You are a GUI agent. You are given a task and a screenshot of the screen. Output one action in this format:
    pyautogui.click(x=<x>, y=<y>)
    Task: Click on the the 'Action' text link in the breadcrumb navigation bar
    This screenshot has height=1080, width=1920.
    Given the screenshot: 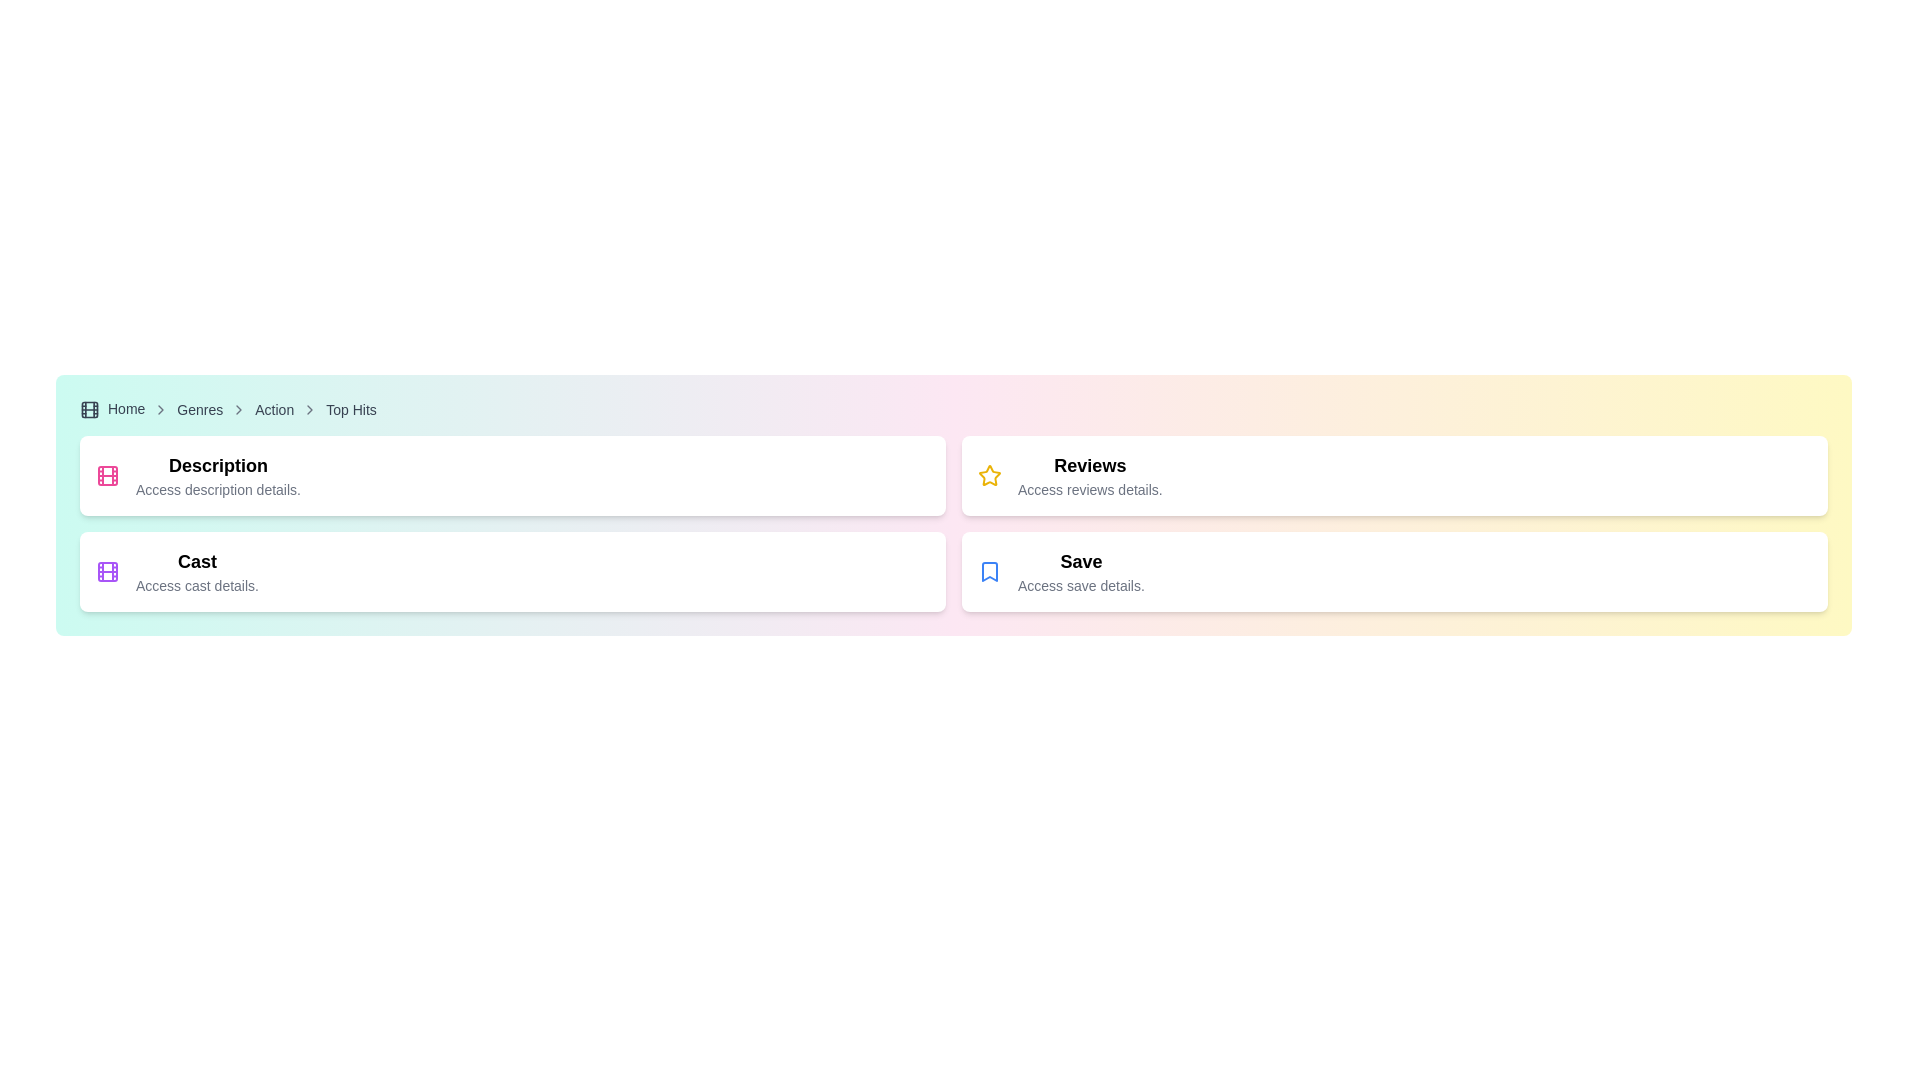 What is the action you would take?
    pyautogui.click(x=273, y=408)
    